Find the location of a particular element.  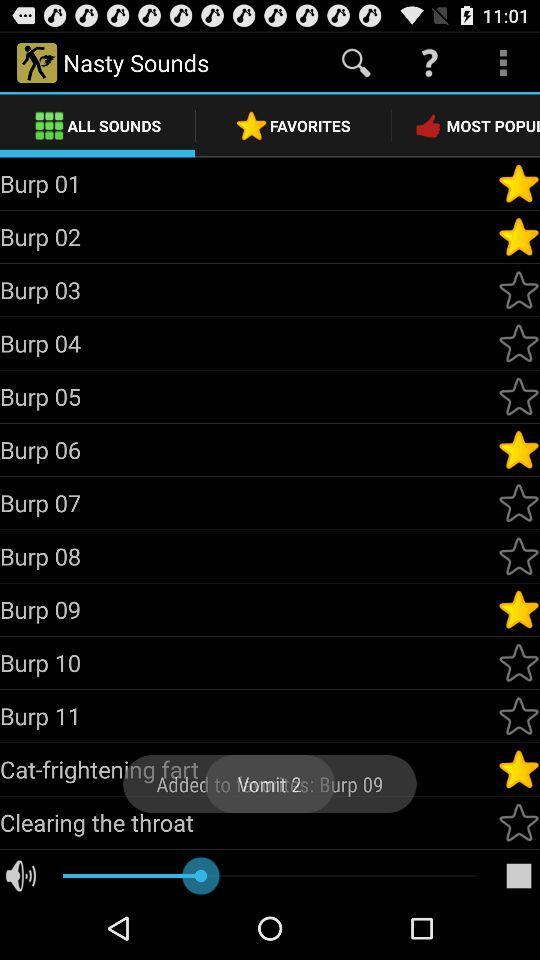

the cat-frightening fart is located at coordinates (248, 768).